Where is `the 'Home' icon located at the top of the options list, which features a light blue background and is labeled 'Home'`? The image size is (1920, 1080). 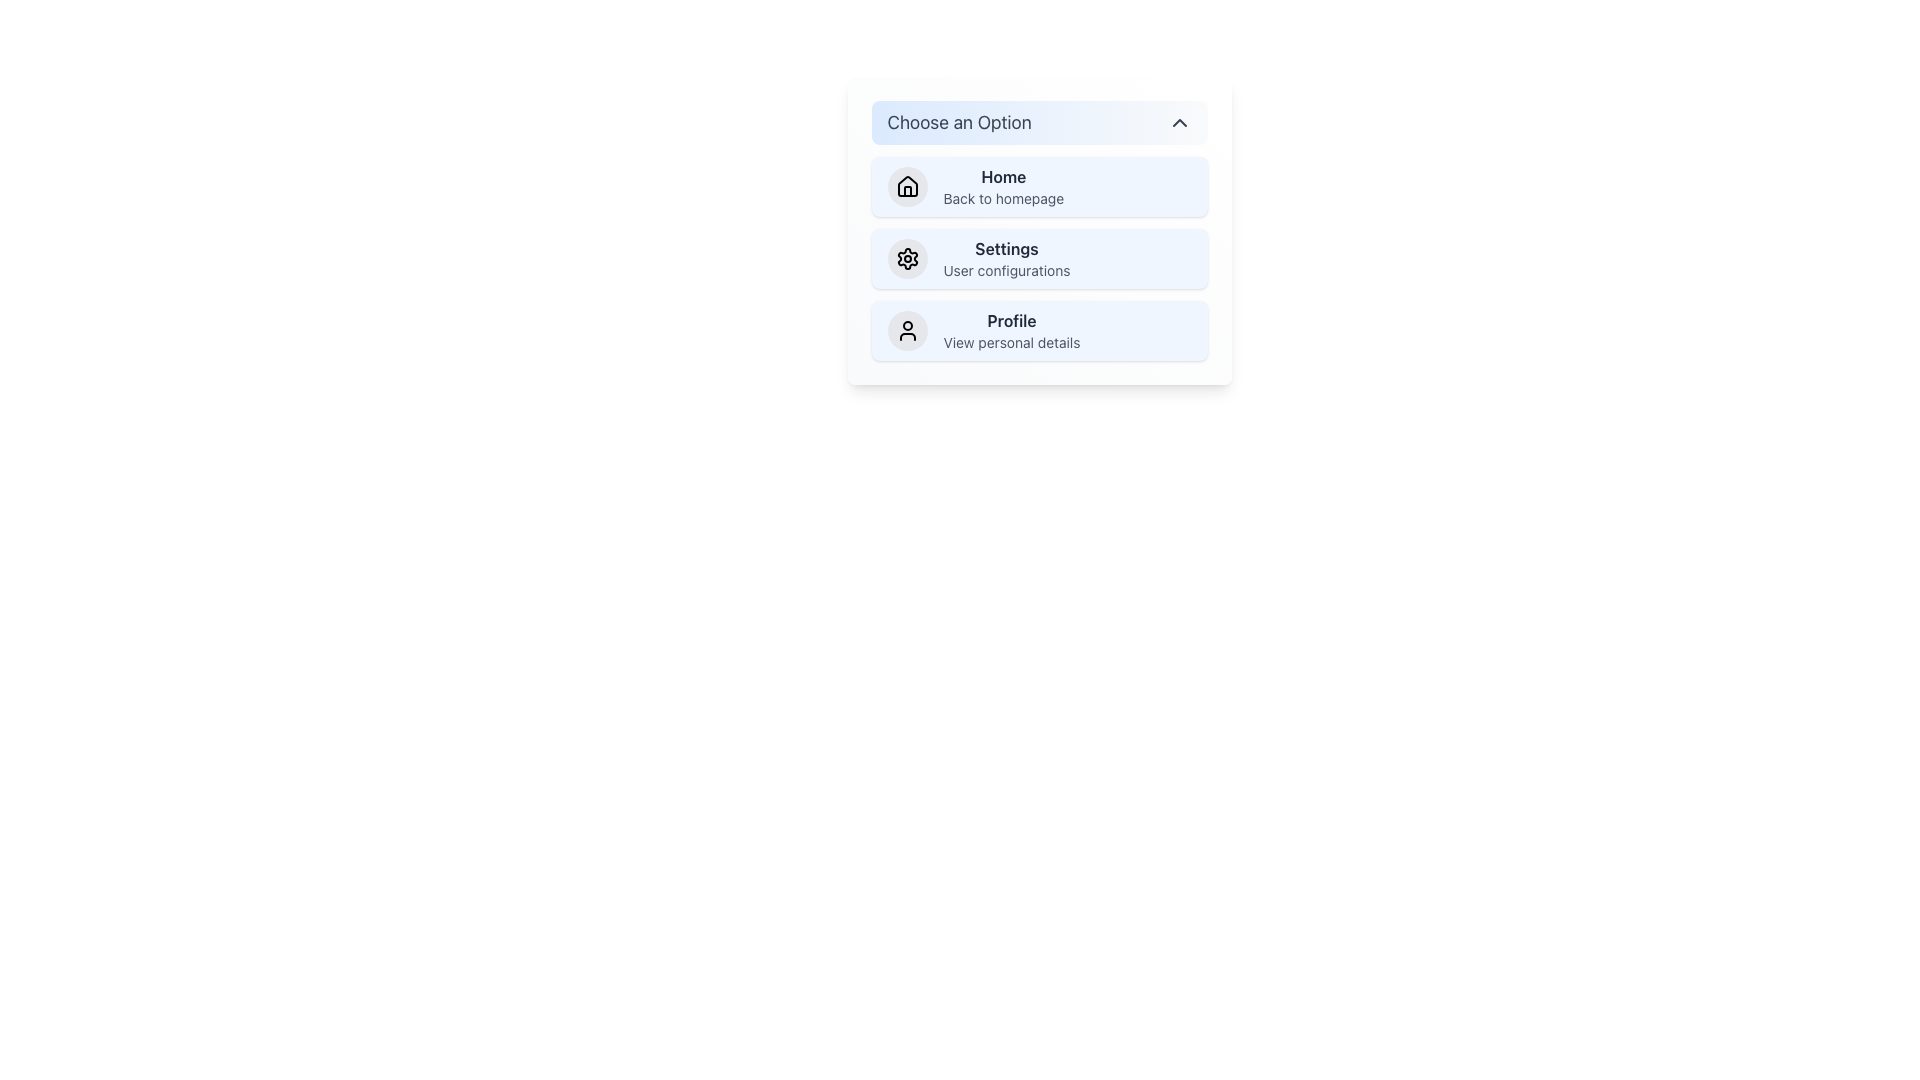
the 'Home' icon located at the top of the options list, which features a light blue background and is labeled 'Home' is located at coordinates (906, 186).